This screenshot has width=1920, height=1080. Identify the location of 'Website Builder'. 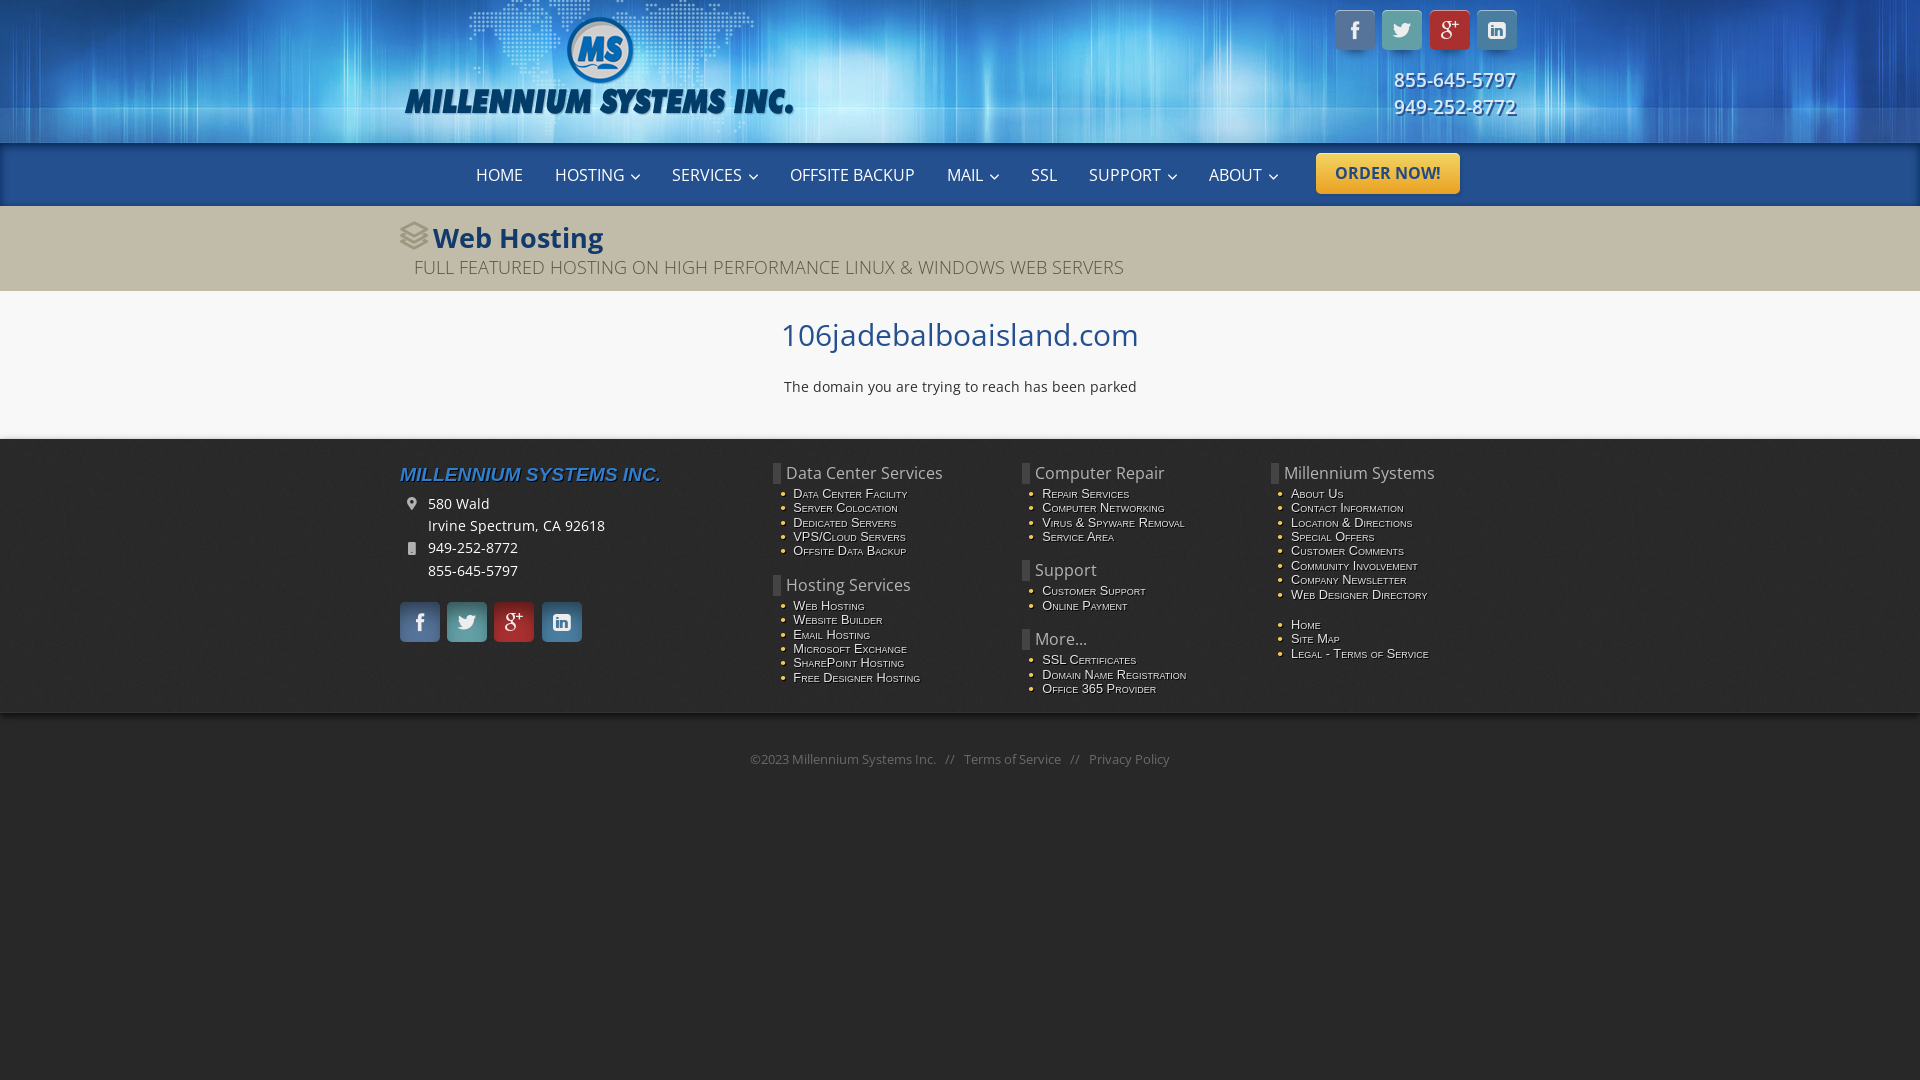
(837, 618).